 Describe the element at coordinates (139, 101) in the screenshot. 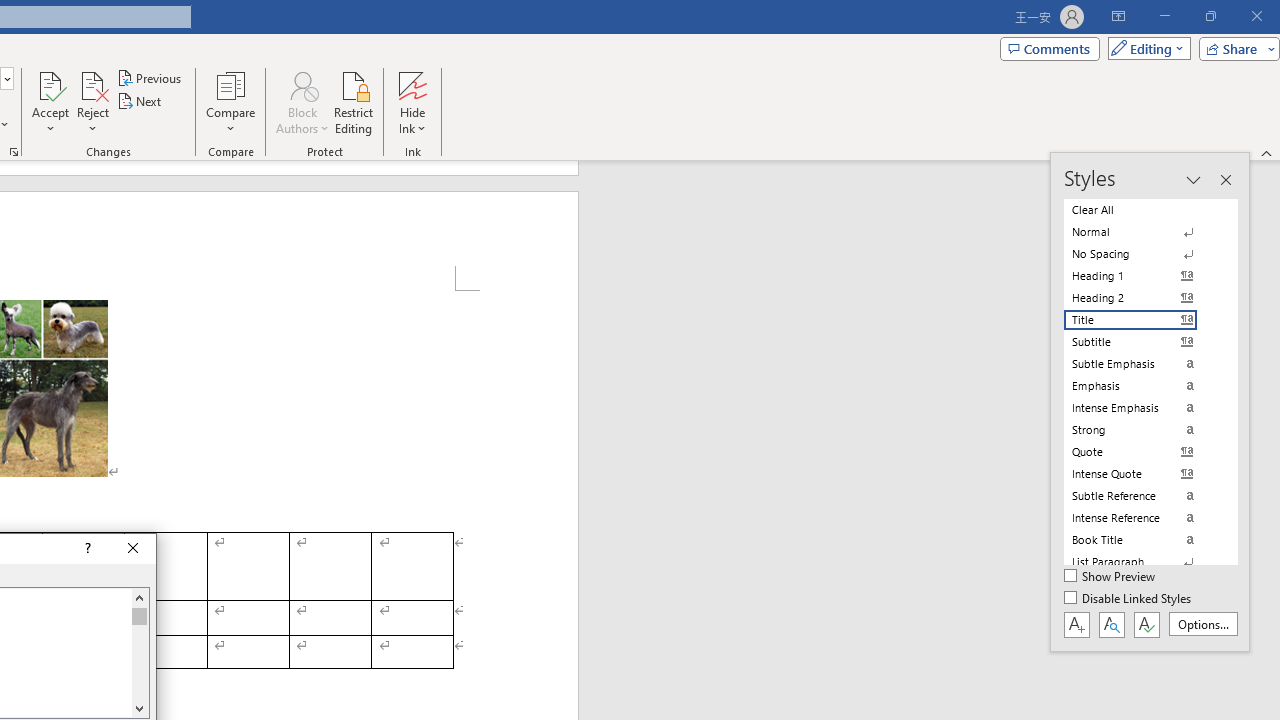

I see `'Next'` at that location.